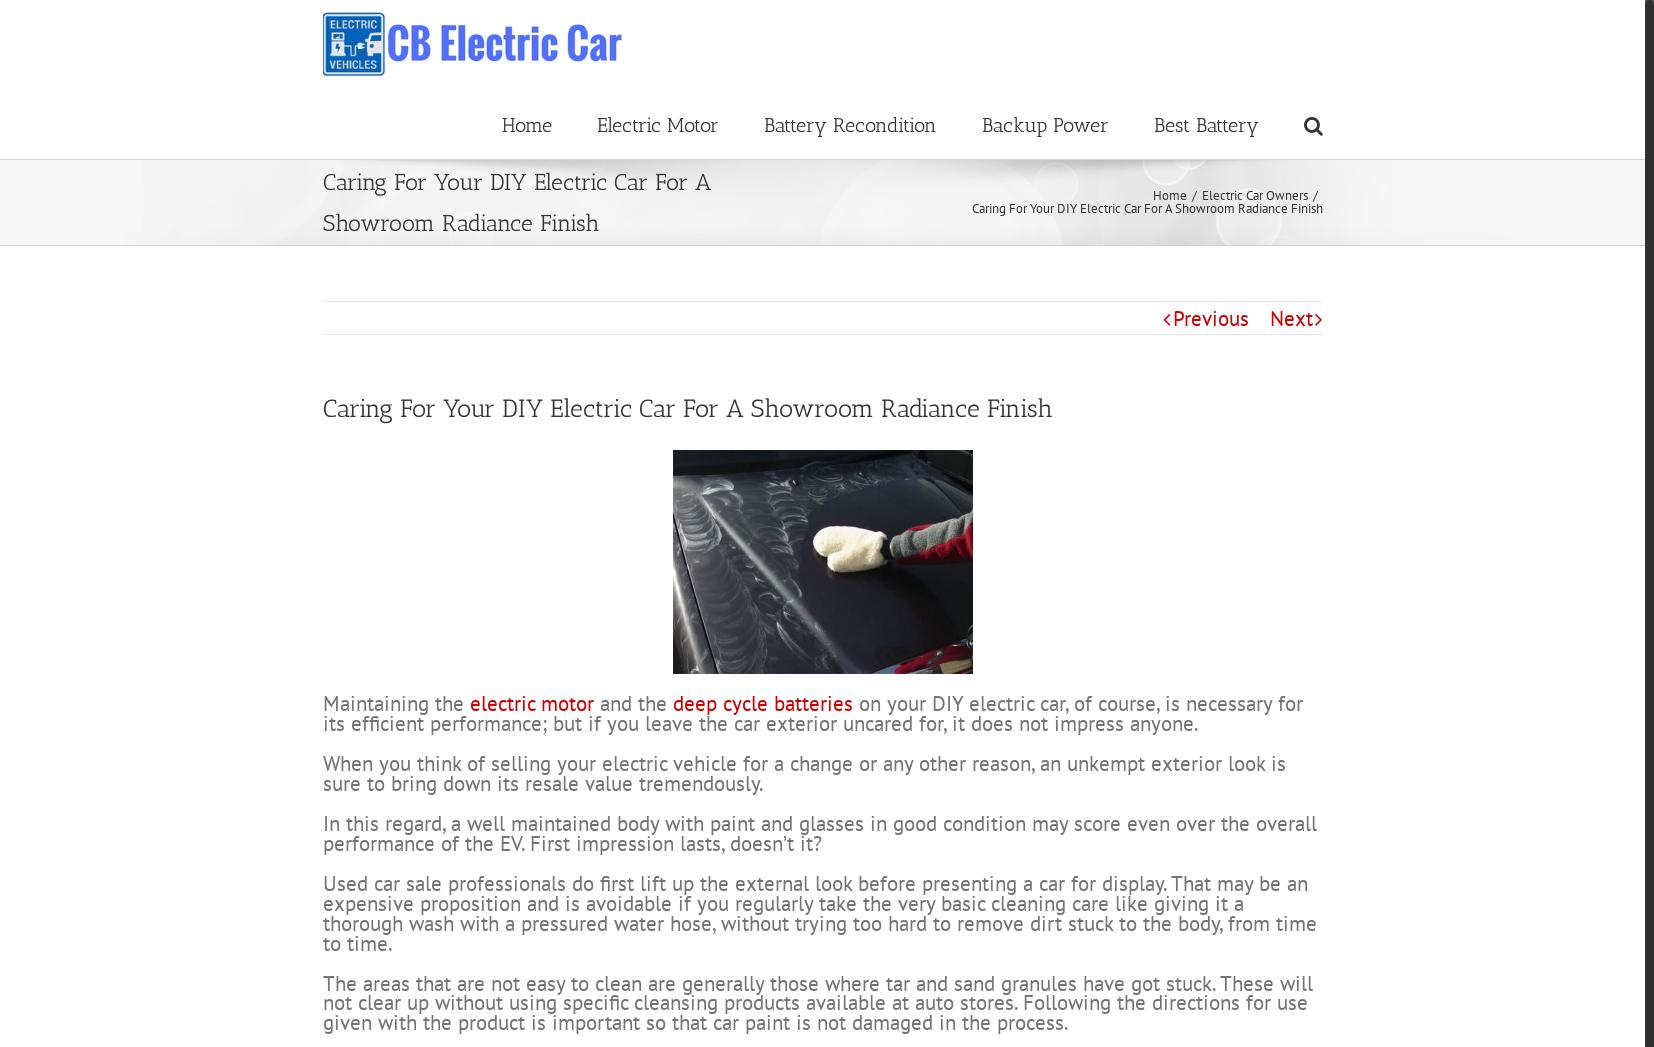 This screenshot has width=1654, height=1047. Describe the element at coordinates (803, 846) in the screenshot. I see `'When you think of selling your electric vehicle for a change or any other reason, an unkempt exterior look is sure to bring down its resale value tremendously.'` at that location.